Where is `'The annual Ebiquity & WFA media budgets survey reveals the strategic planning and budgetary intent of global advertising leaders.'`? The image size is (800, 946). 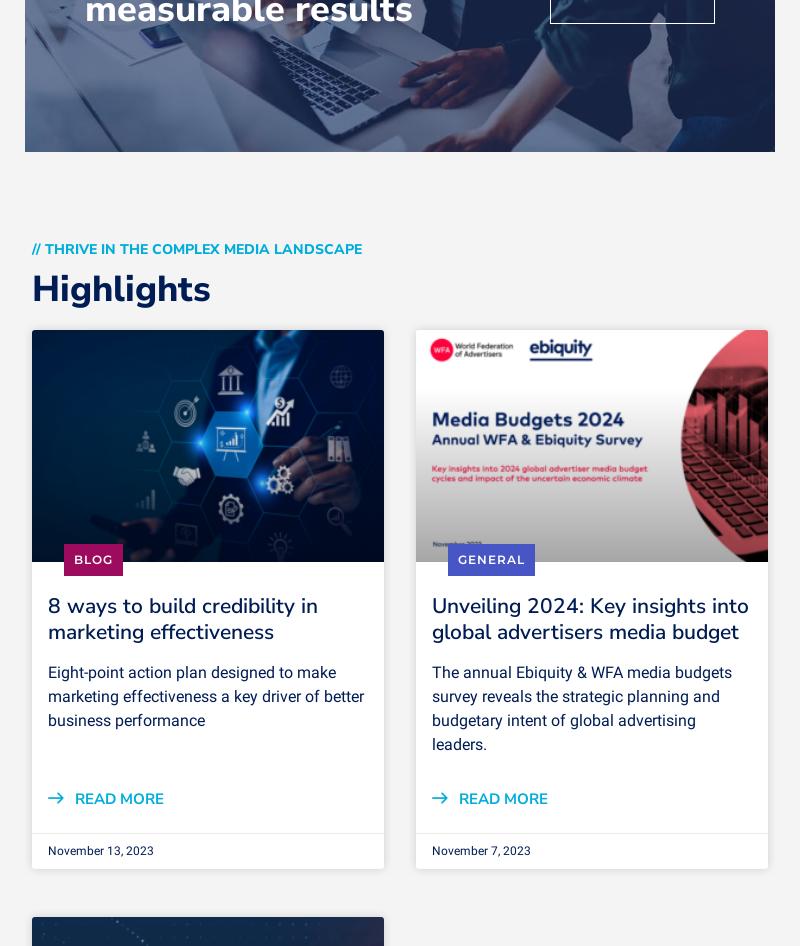 'The annual Ebiquity & WFA media budgets survey reveals the strategic planning and budgetary intent of global advertising leaders.' is located at coordinates (581, 707).